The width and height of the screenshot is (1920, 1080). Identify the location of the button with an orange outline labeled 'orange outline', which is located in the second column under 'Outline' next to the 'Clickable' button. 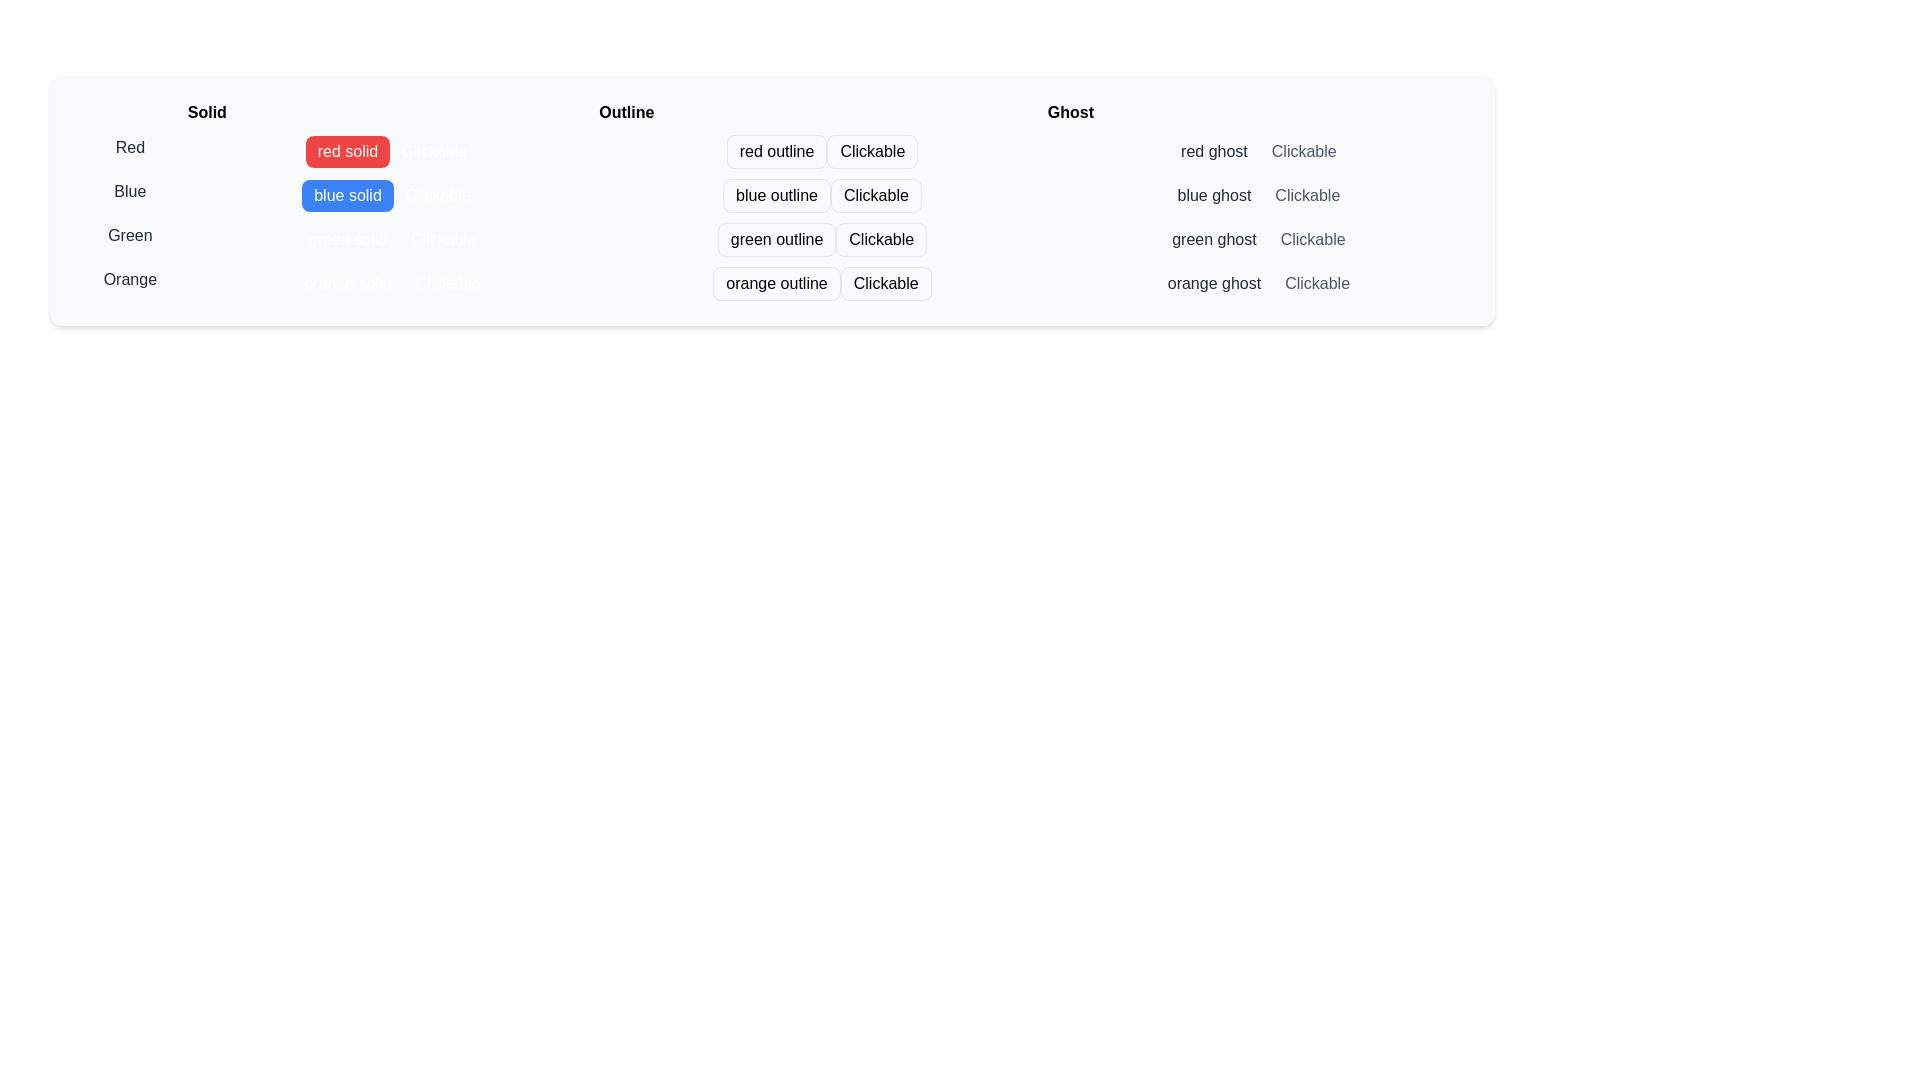
(776, 284).